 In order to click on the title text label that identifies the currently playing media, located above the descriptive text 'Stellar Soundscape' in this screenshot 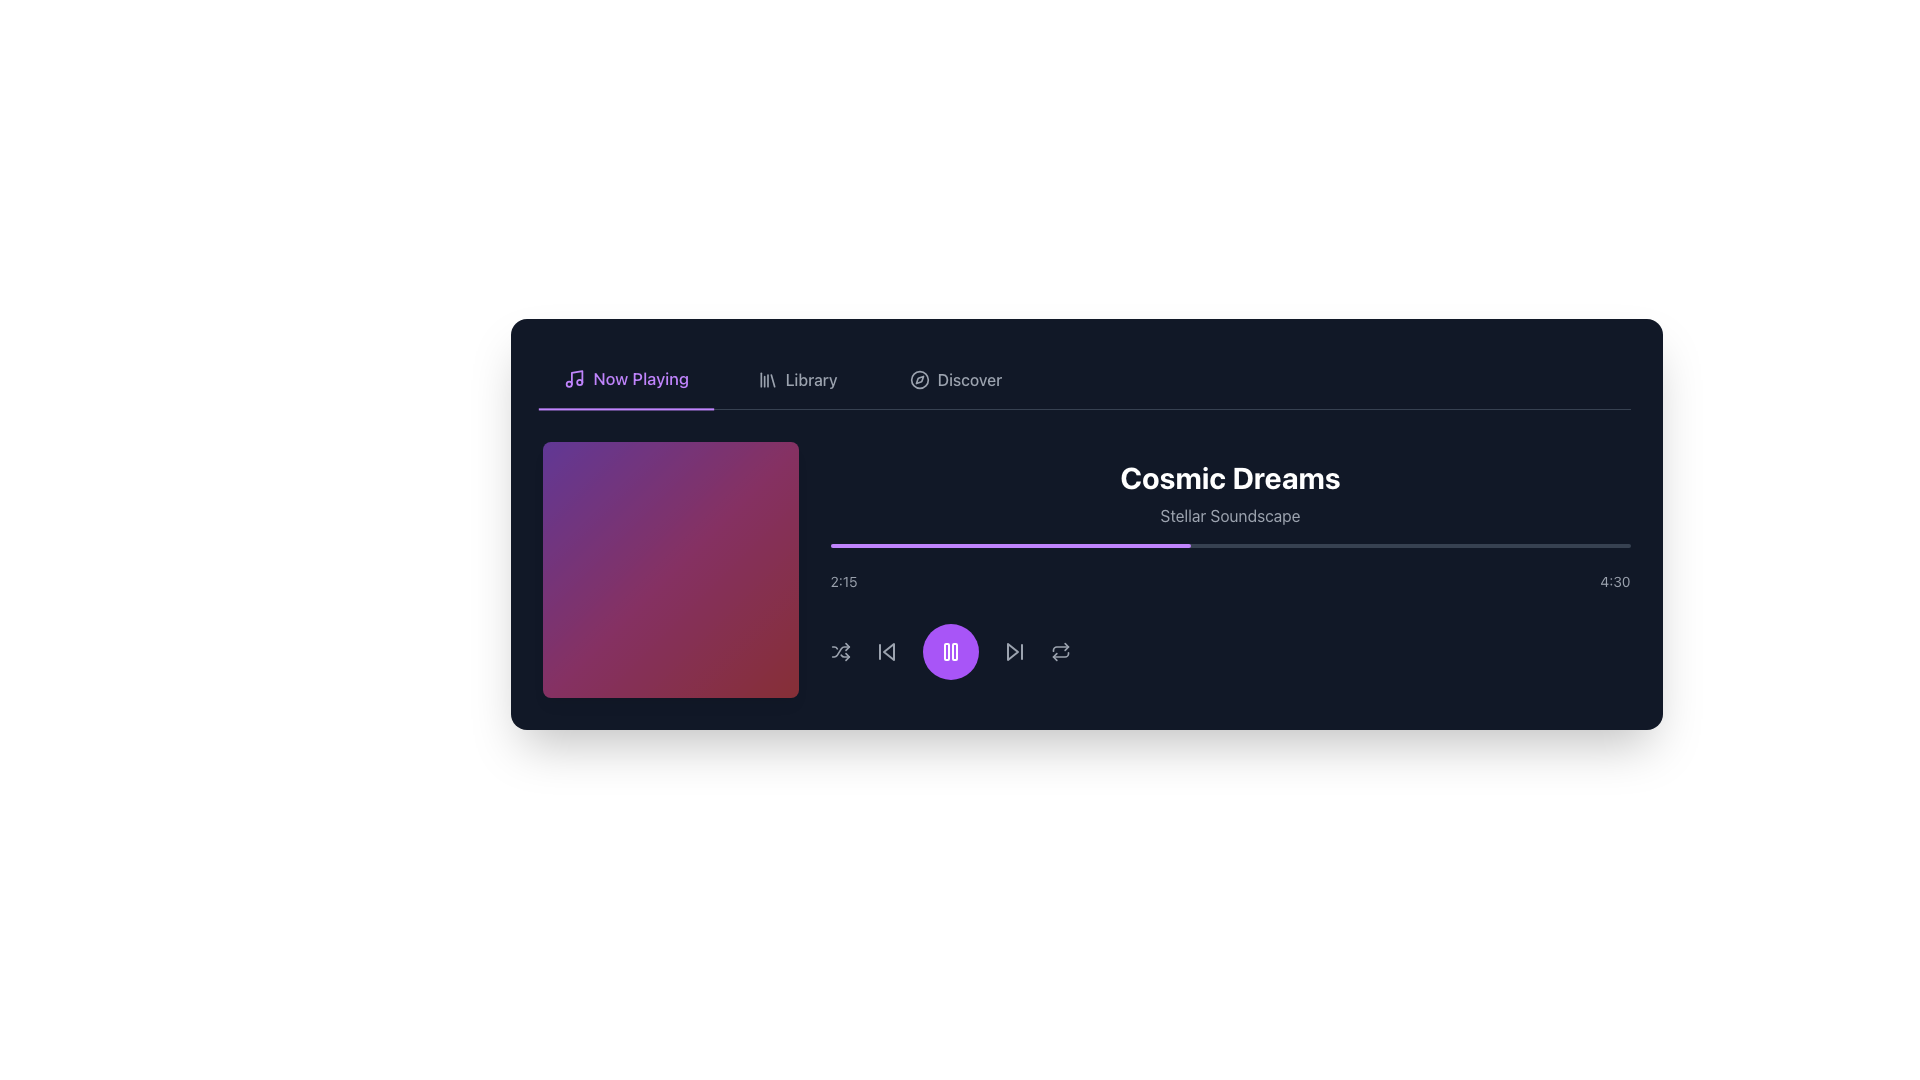, I will do `click(1229, 478)`.